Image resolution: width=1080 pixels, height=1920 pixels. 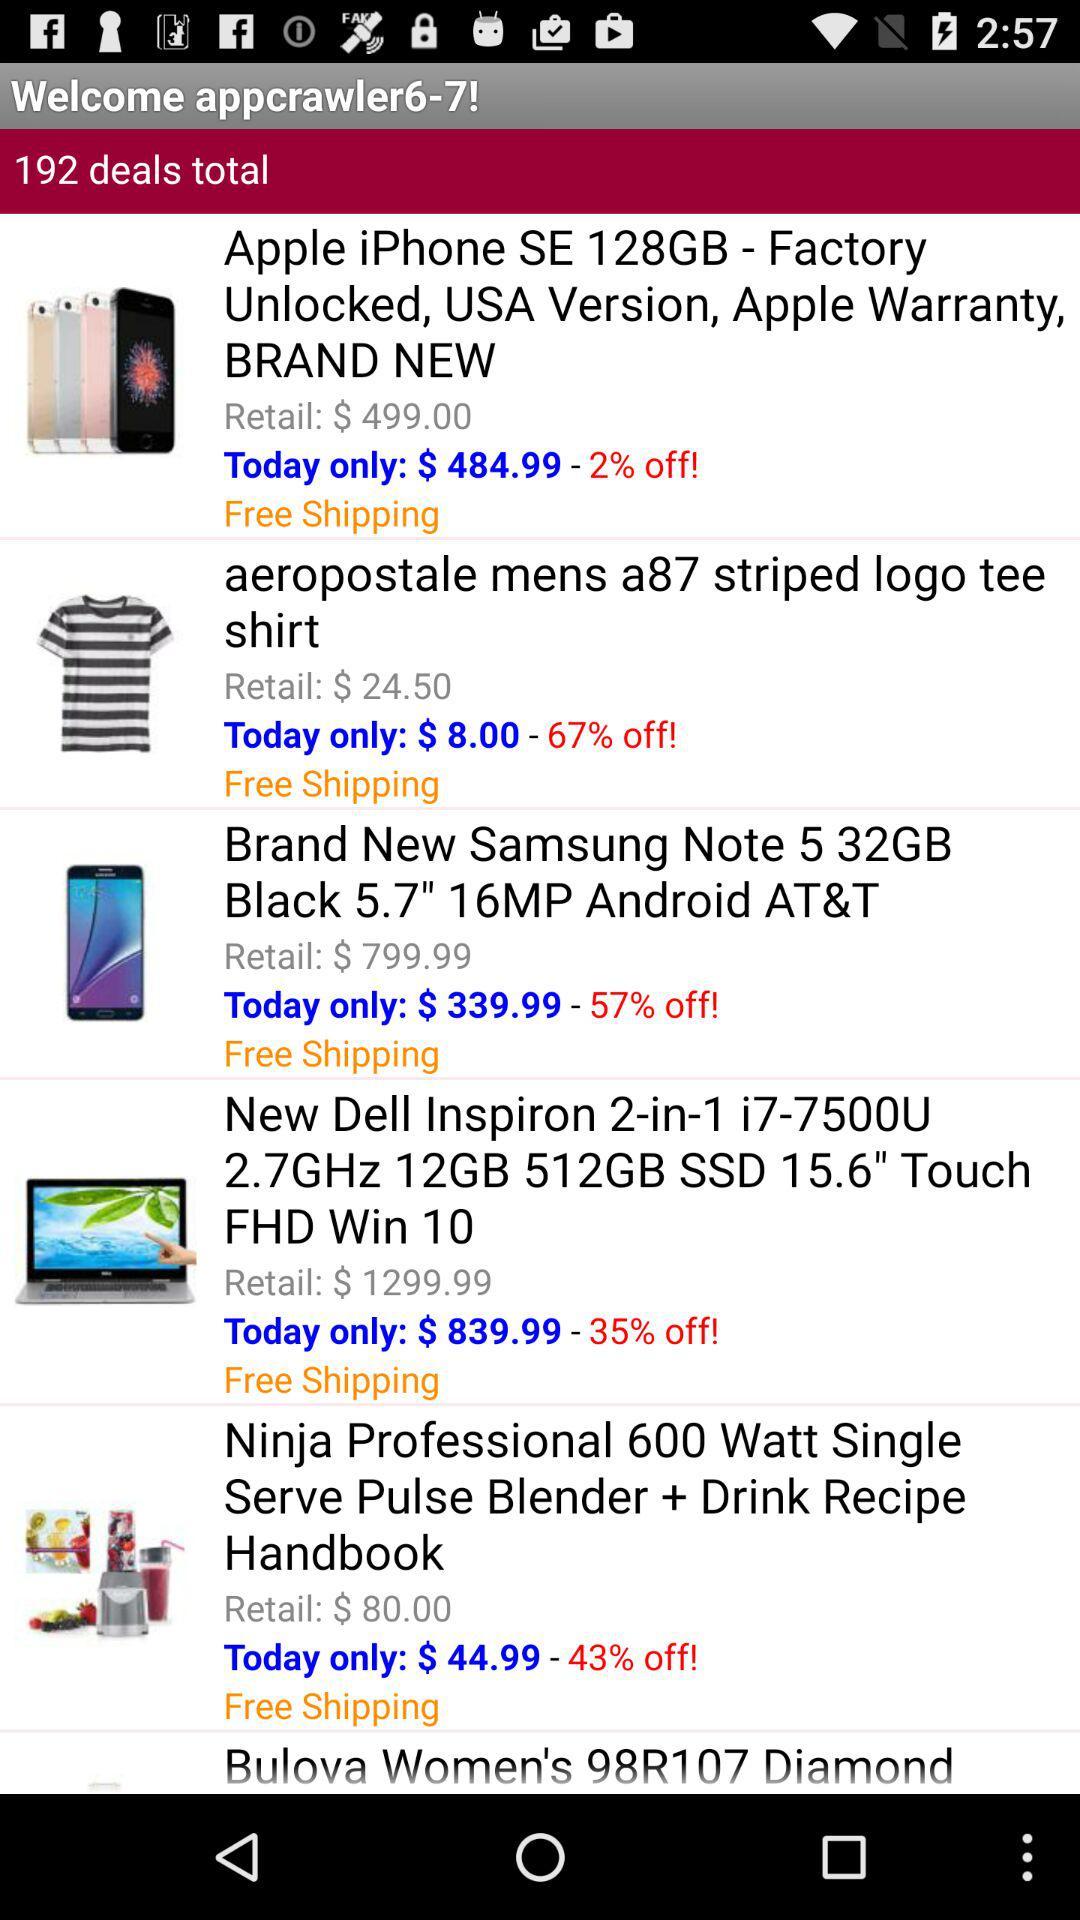 I want to click on app to the left of 2% off! item, so click(x=575, y=462).